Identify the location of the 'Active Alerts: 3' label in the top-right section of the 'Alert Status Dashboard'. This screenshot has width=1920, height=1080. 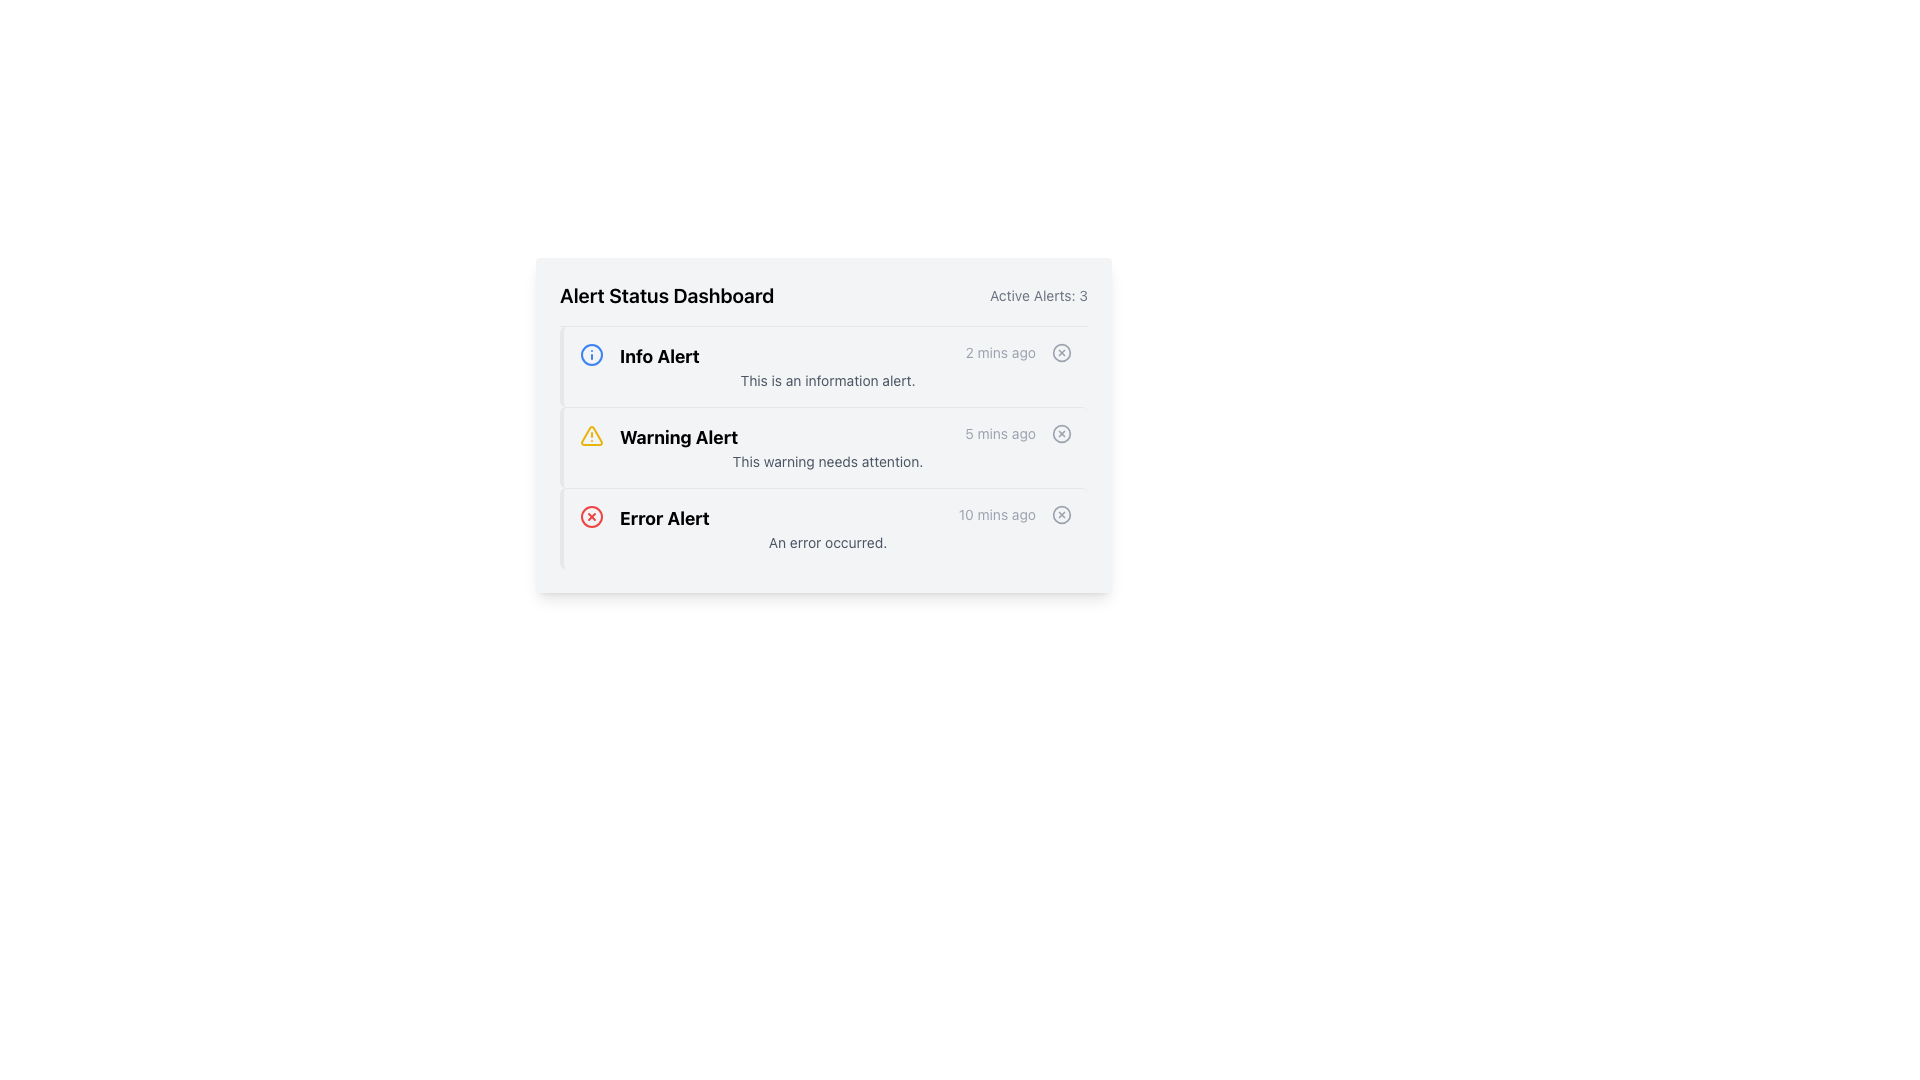
(1038, 296).